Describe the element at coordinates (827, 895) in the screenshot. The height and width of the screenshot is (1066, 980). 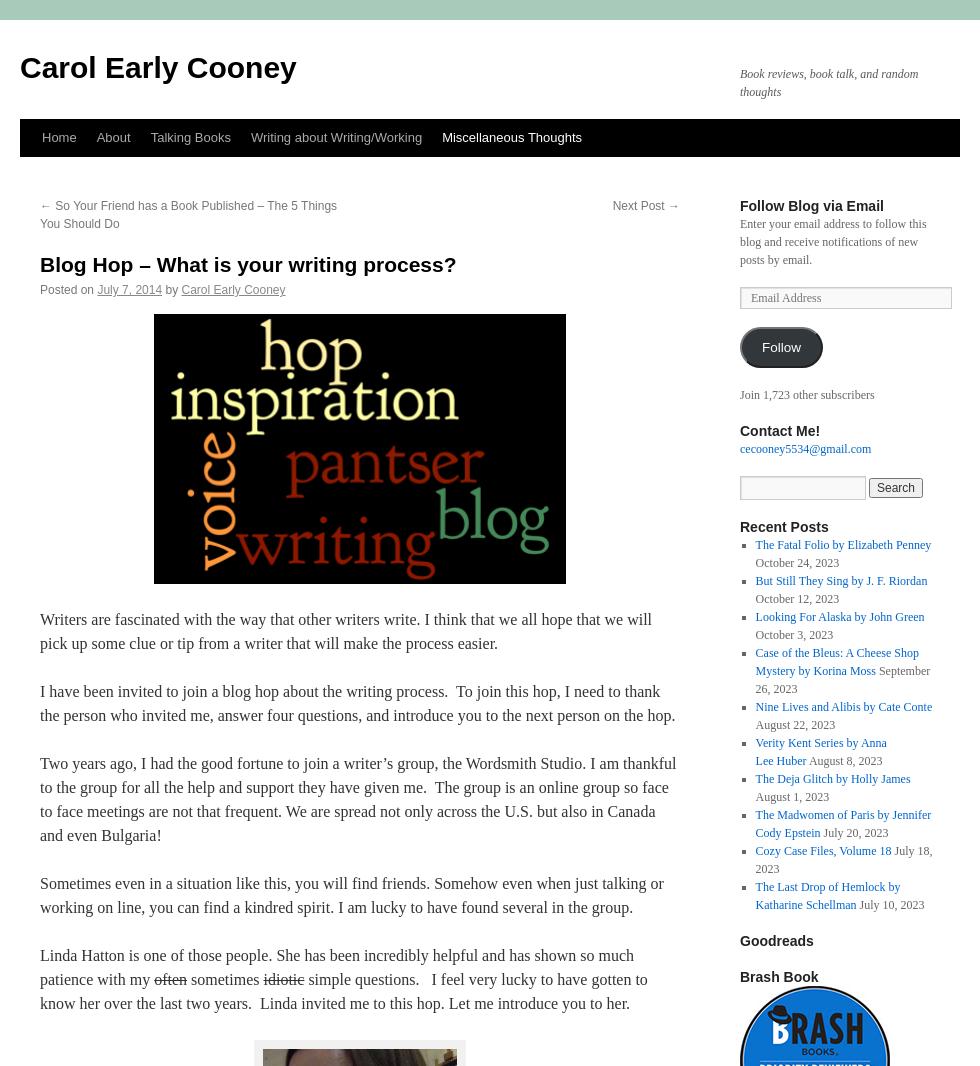
I see `'The Last Drop of Hemlock by Katharine Schellman'` at that location.